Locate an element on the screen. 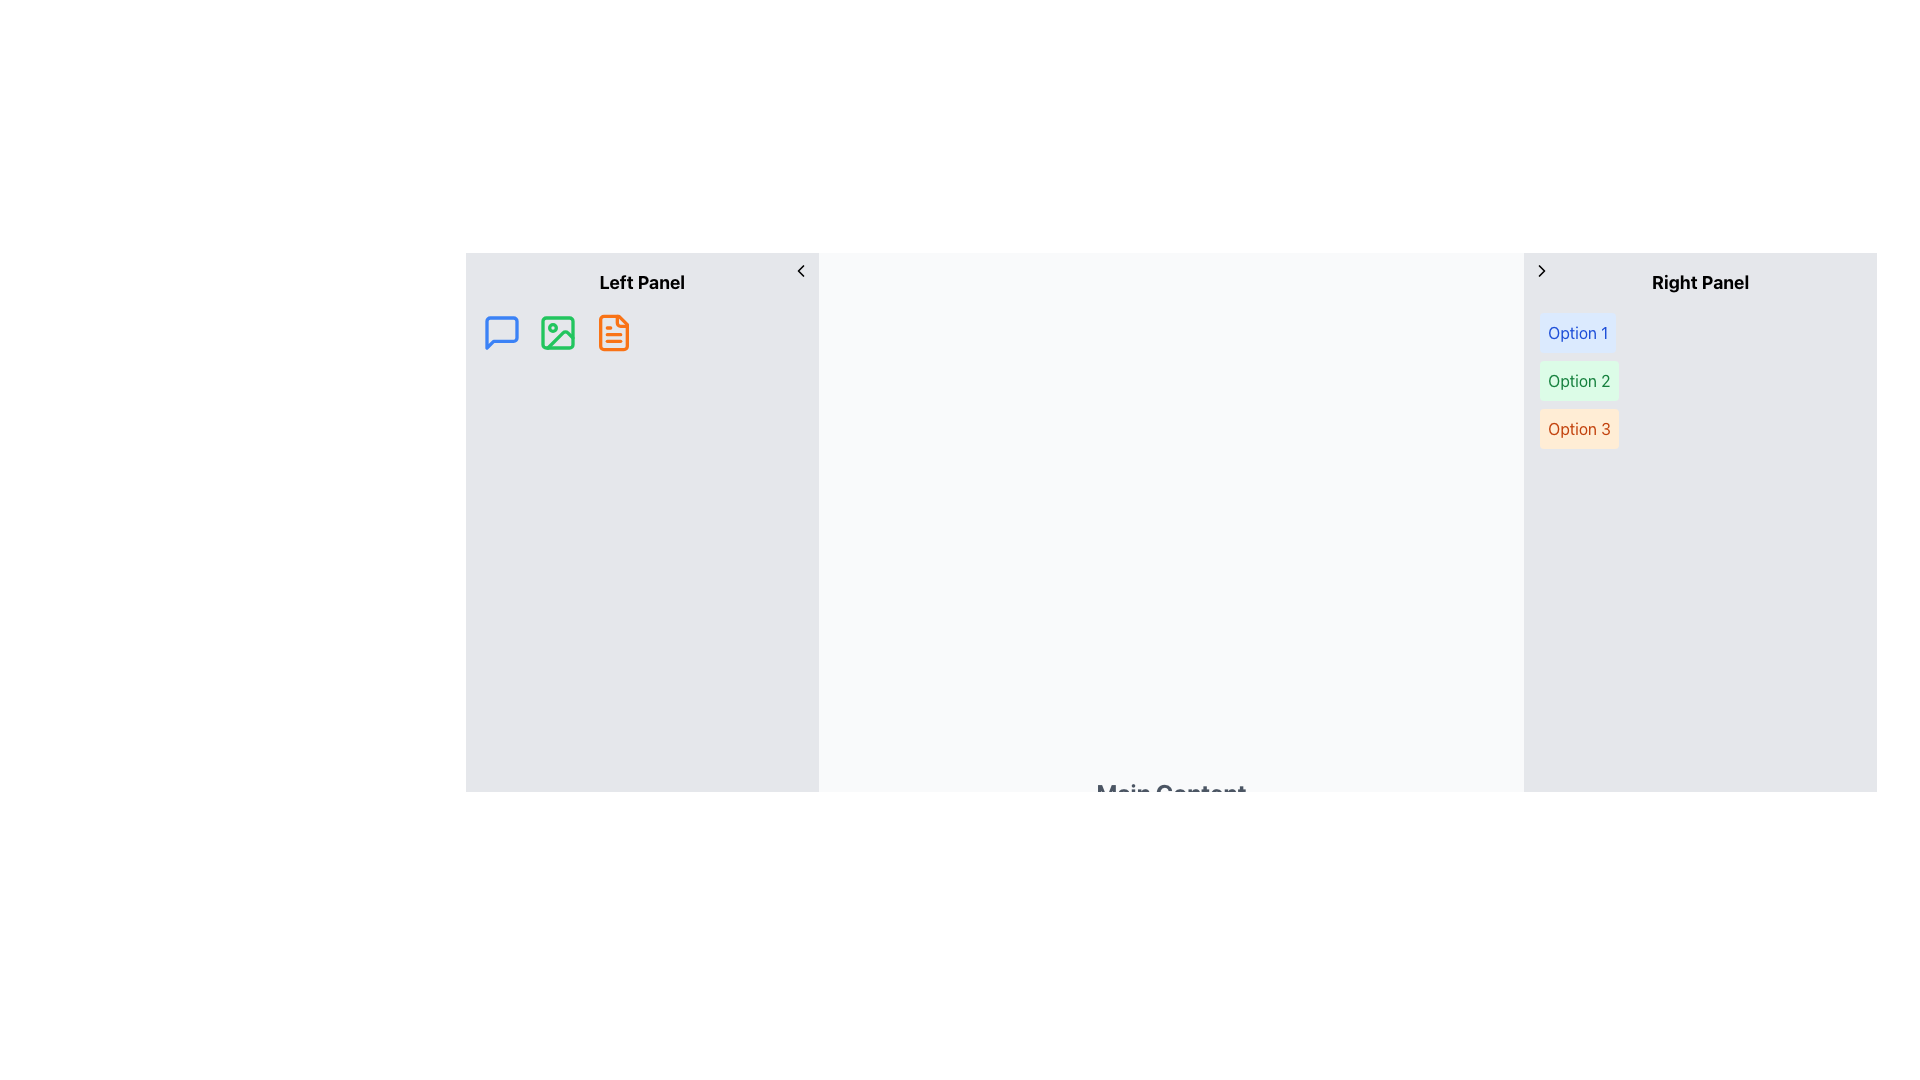 The image size is (1920, 1080). the toggle button located in the top-right corner of the left side panel, adjacent to the 'Left Panel' heading is located at coordinates (800, 270).